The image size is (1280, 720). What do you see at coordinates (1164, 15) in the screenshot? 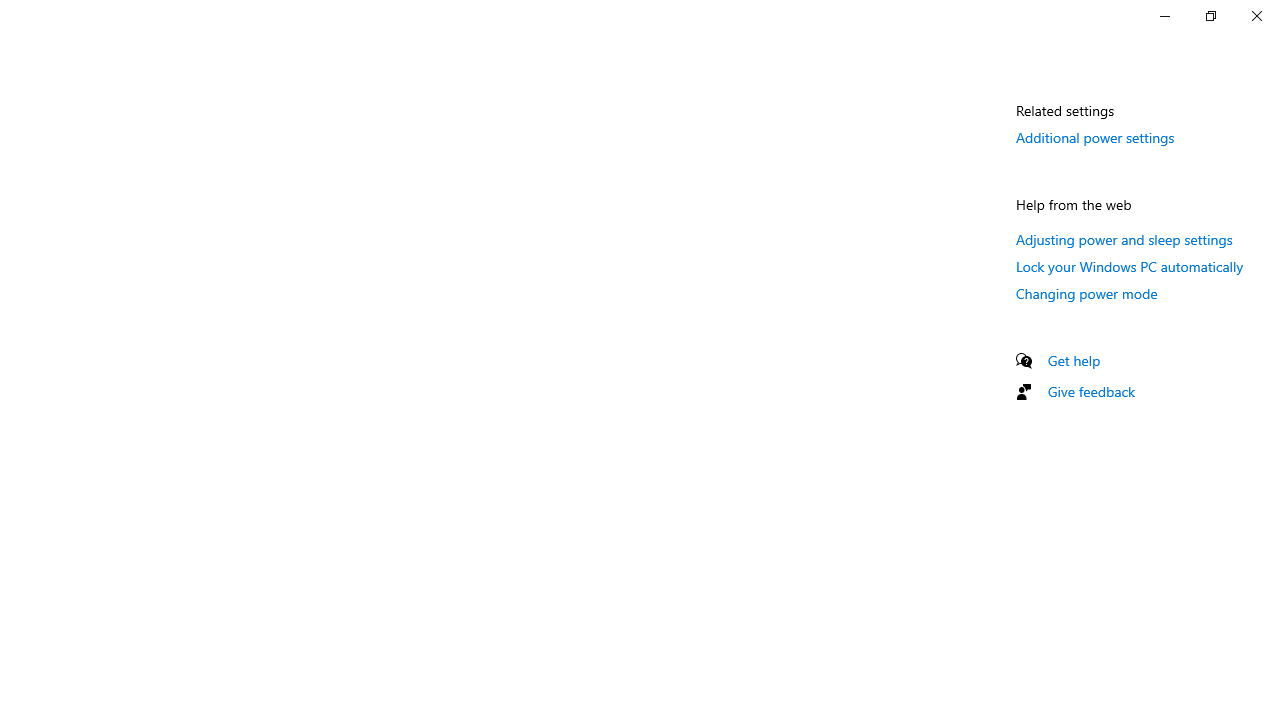
I see `'Minimize Settings'` at bounding box center [1164, 15].